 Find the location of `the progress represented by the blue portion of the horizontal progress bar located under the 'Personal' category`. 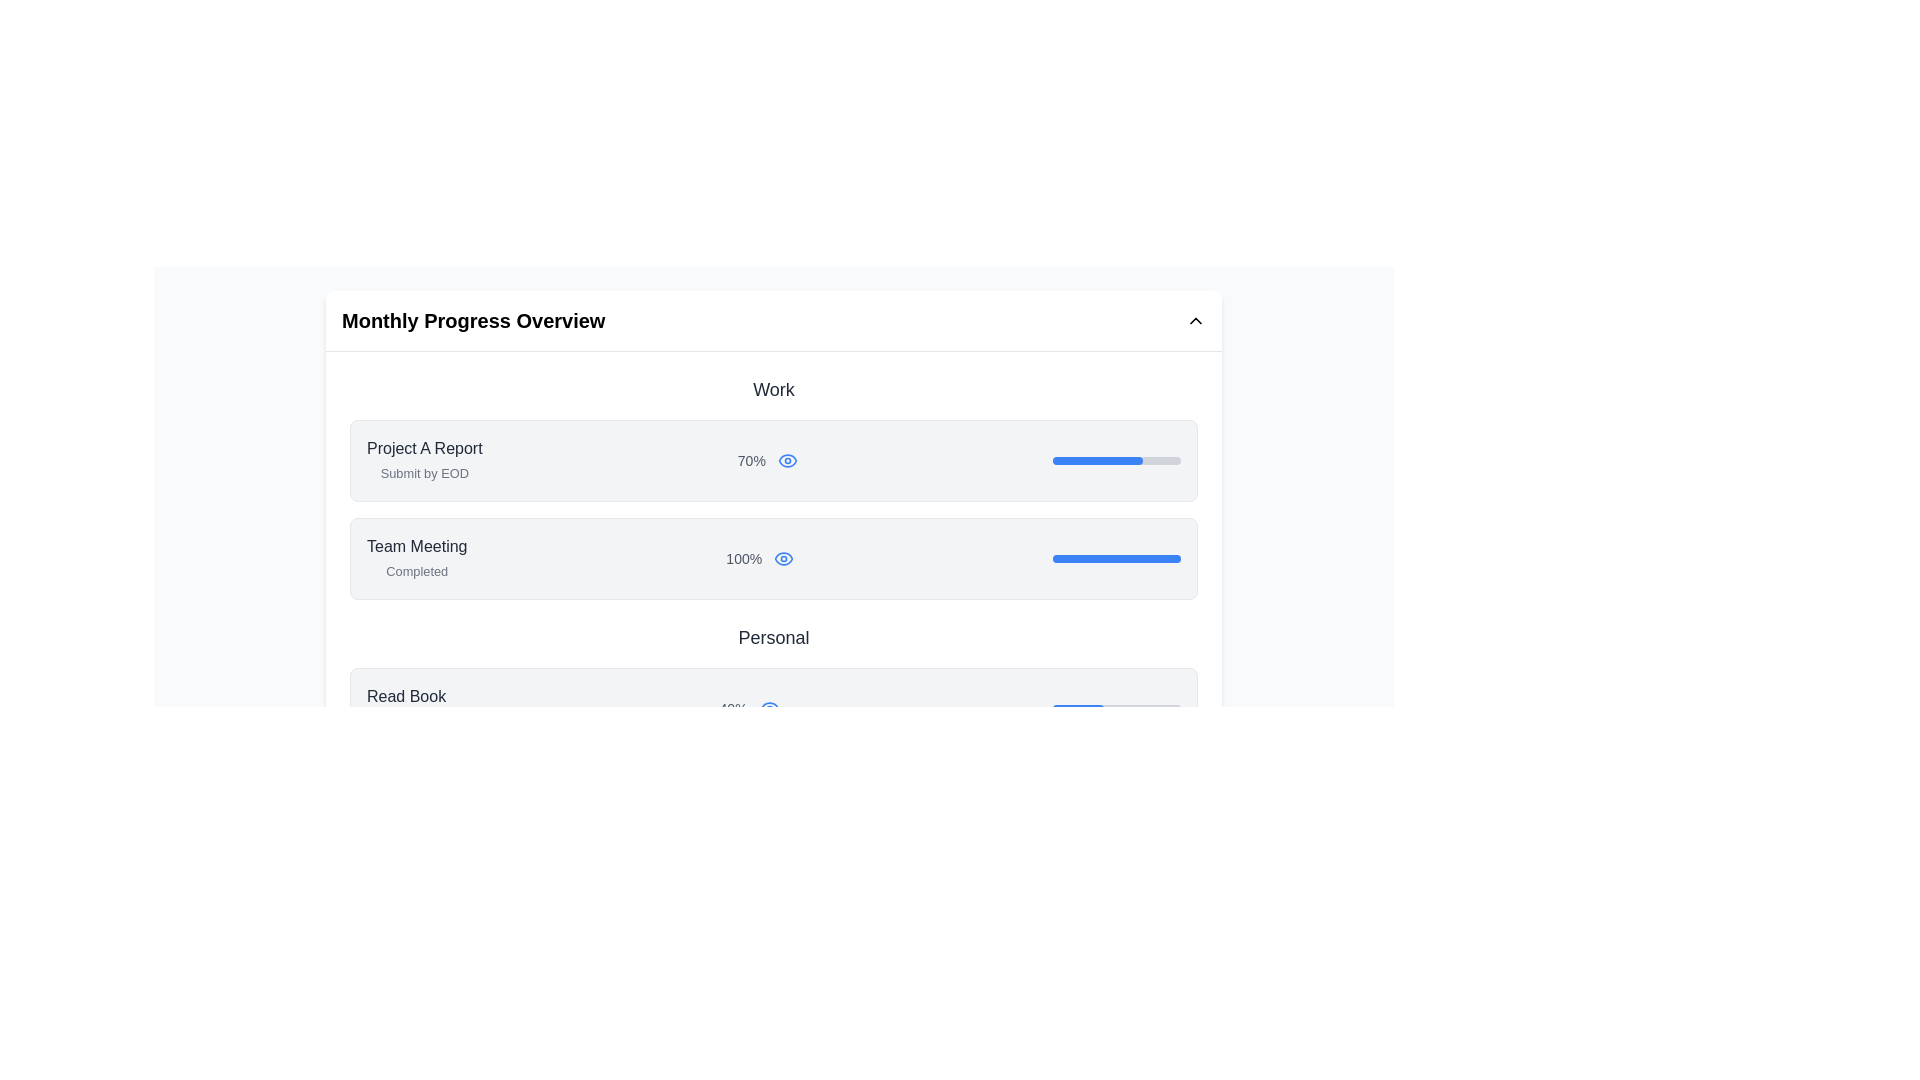

the progress represented by the blue portion of the horizontal progress bar located under the 'Personal' category is located at coordinates (1064, 805).